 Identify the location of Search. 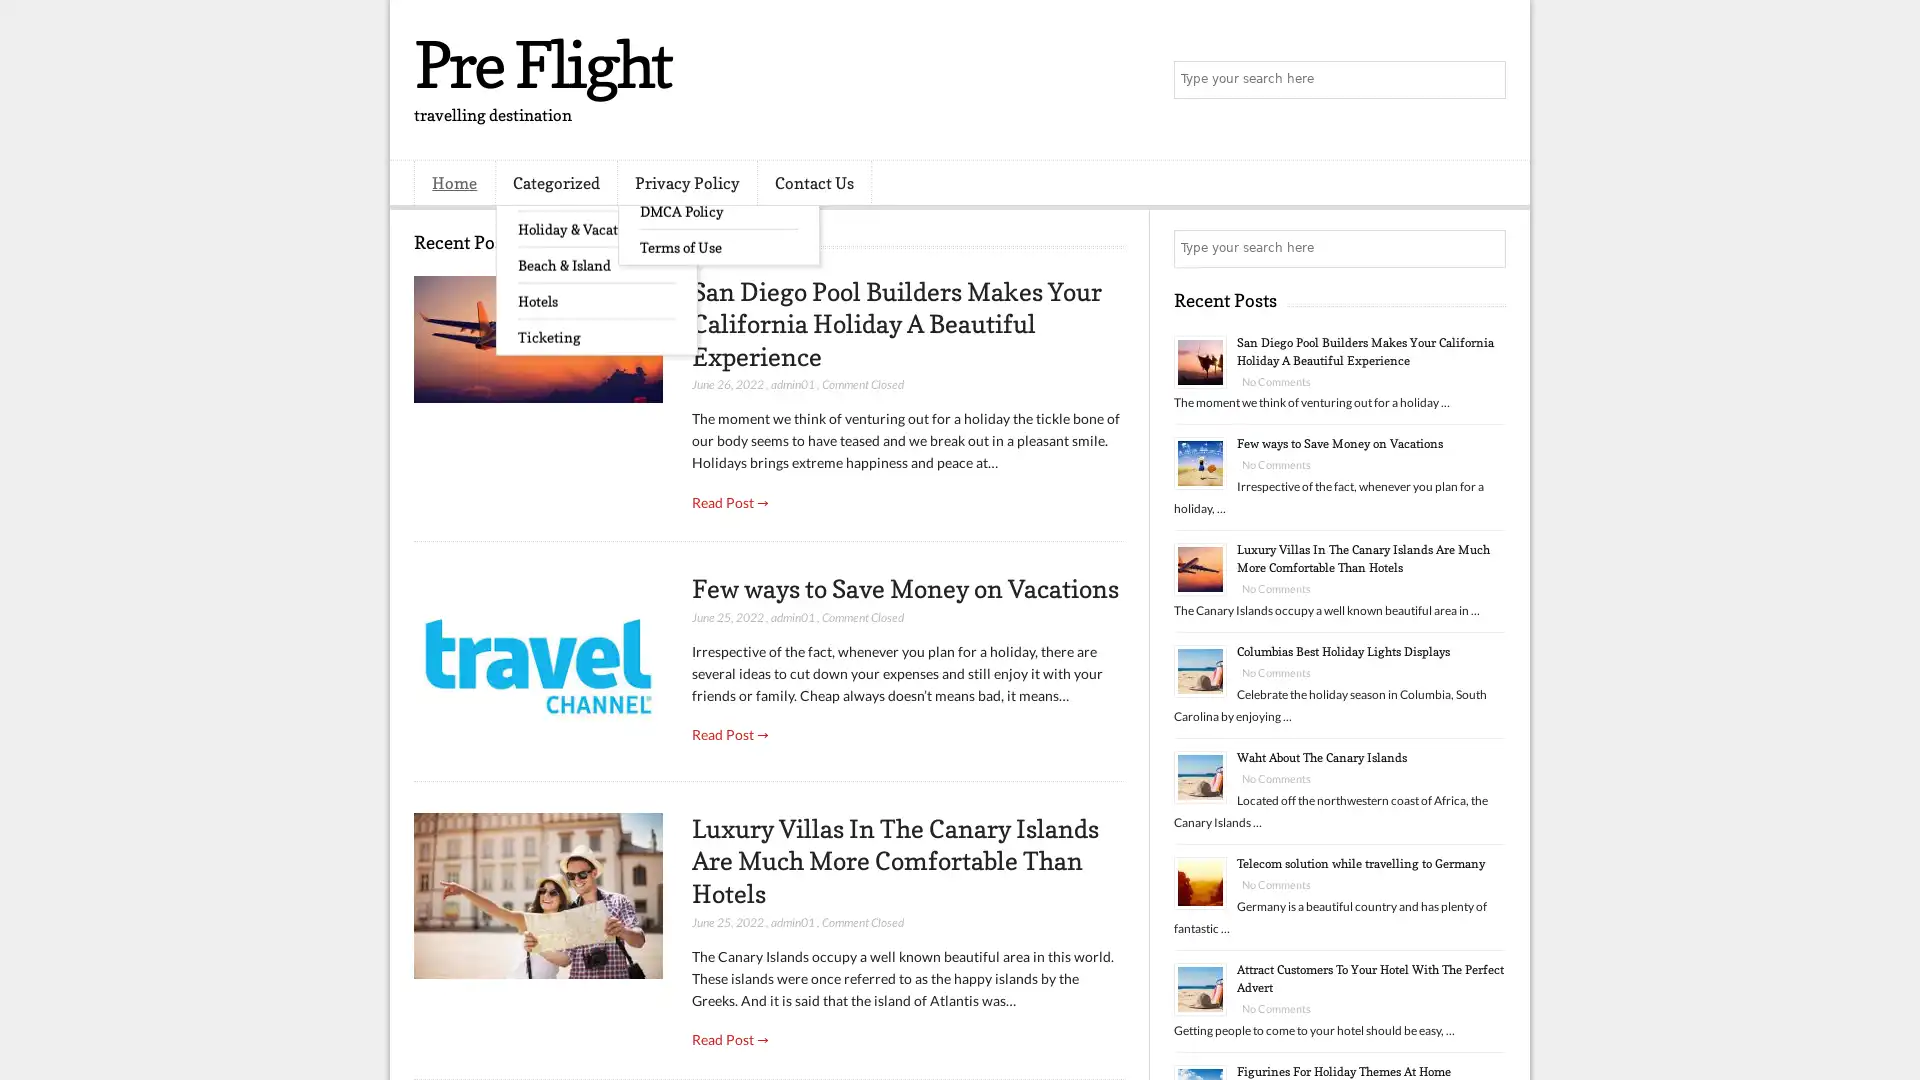
(1485, 80).